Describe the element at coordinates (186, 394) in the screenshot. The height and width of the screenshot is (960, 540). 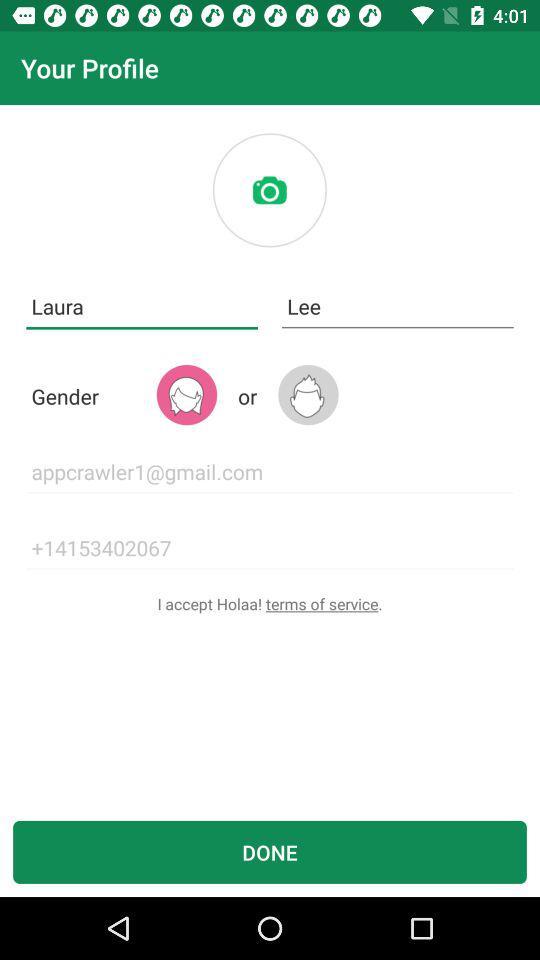
I see `the item next to the gender item` at that location.